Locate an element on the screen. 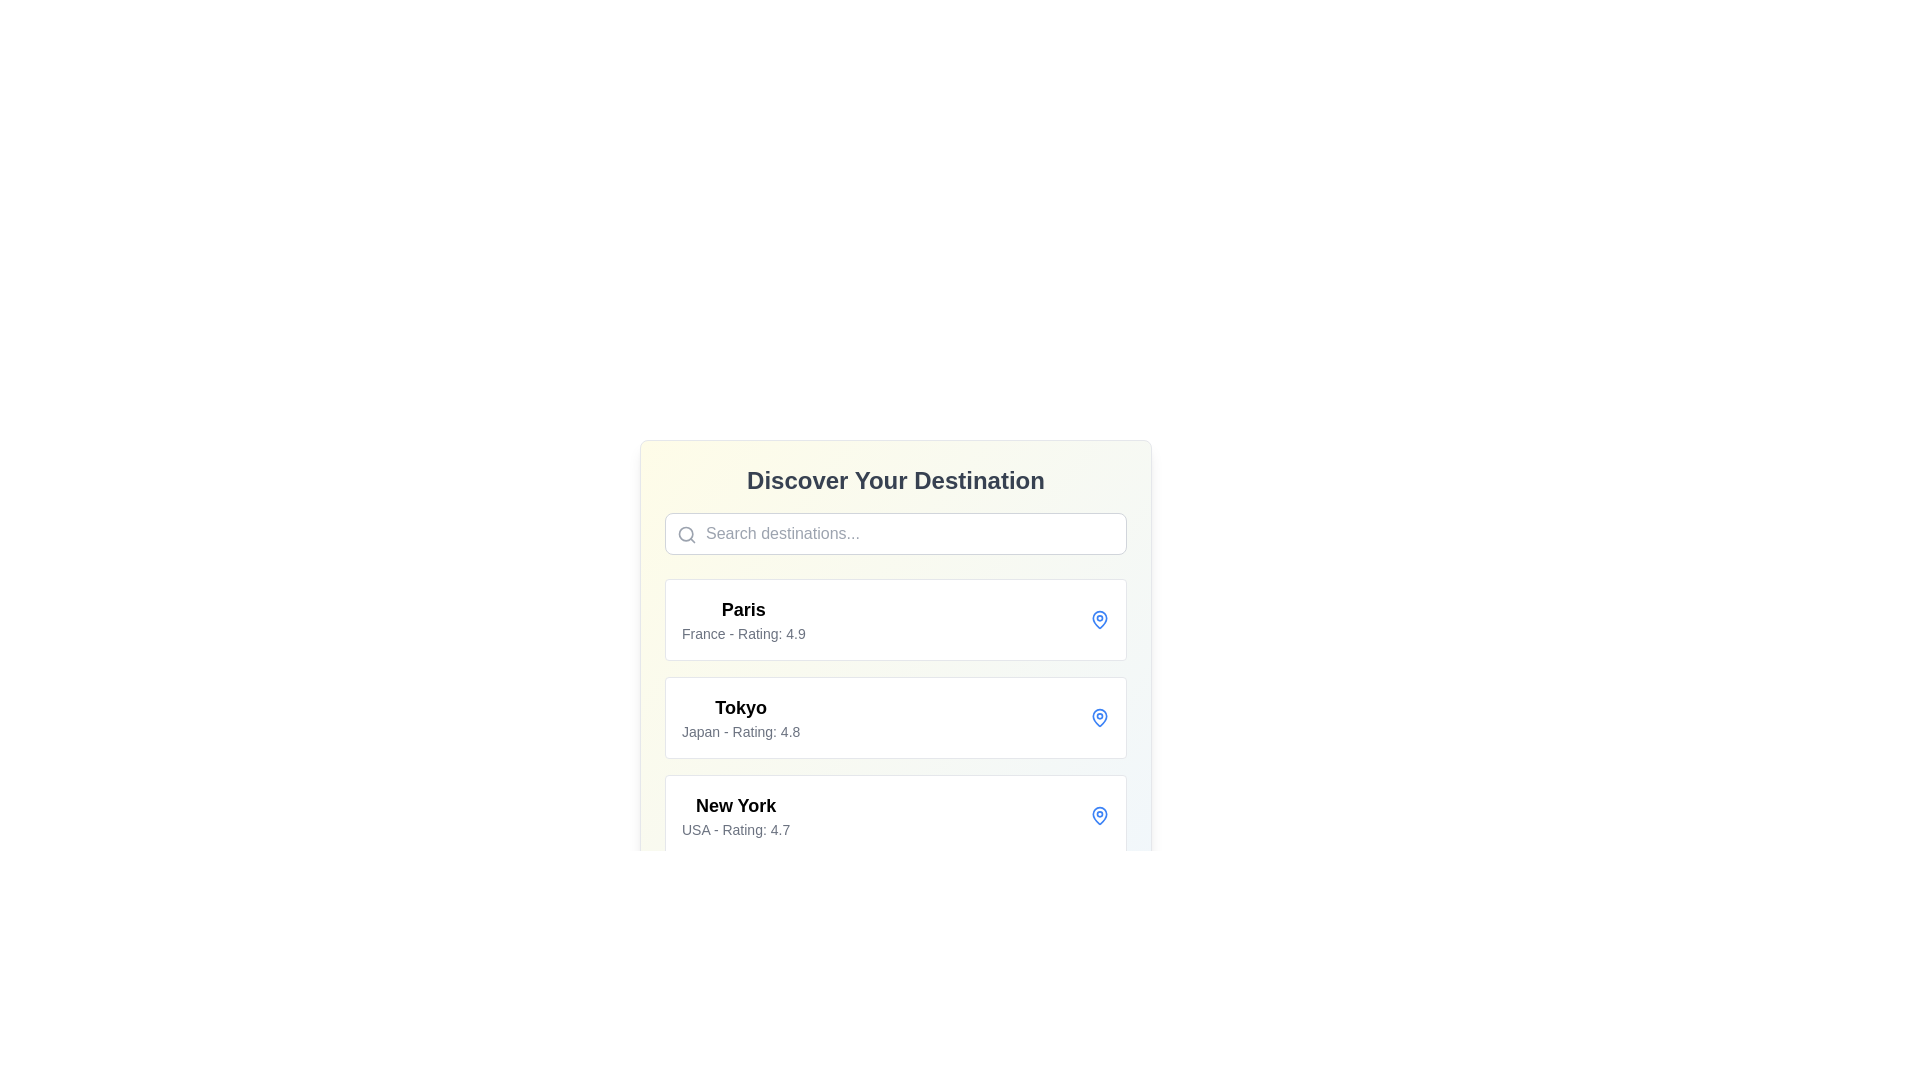 Image resolution: width=1920 pixels, height=1080 pixels. the card labeled 'Tokyo', which is the second item is located at coordinates (895, 716).